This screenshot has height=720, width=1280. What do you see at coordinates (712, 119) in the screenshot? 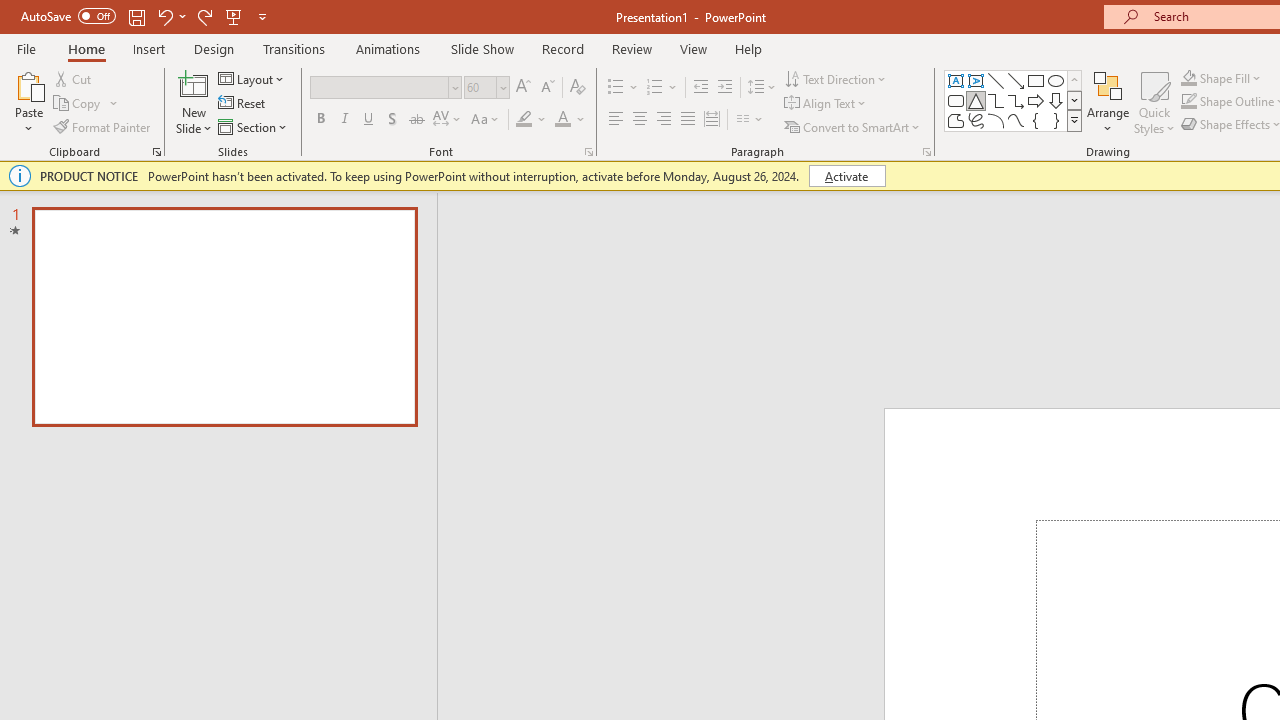
I see `'Distributed'` at bounding box center [712, 119].